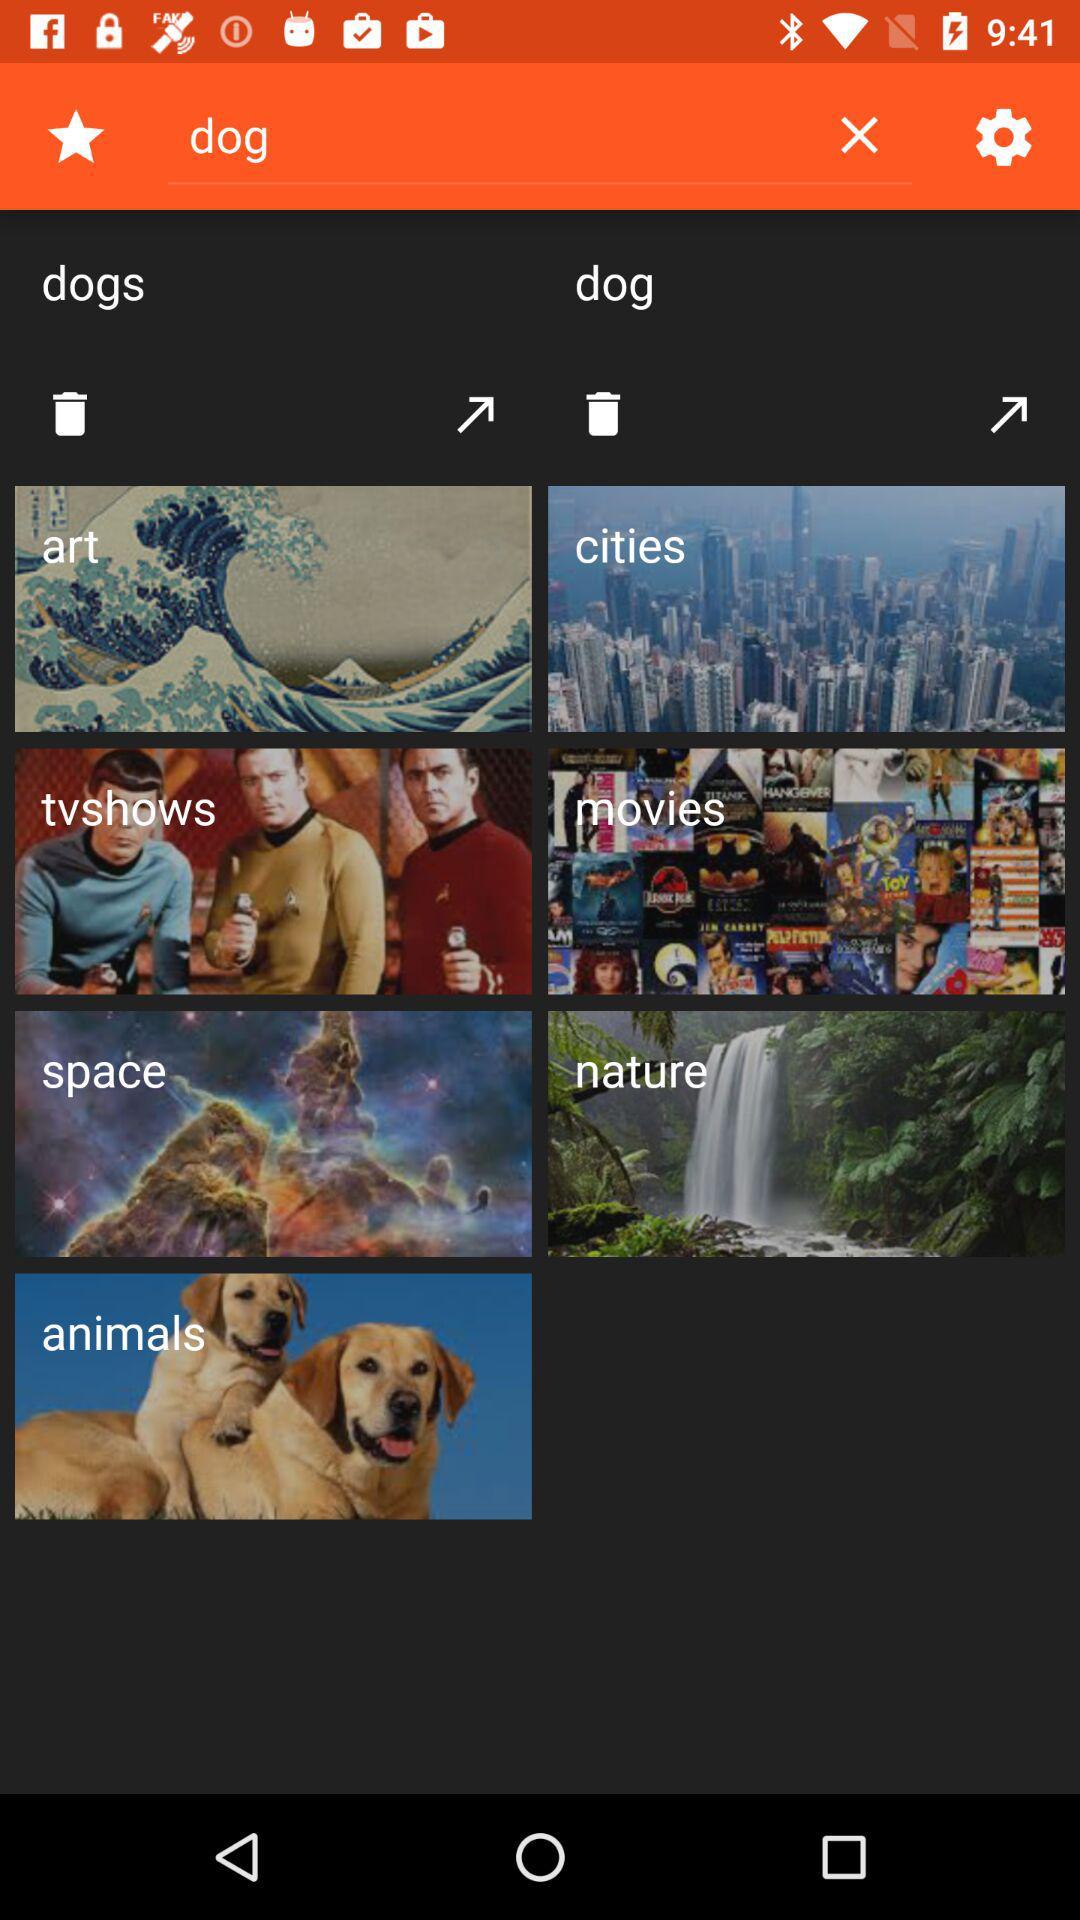 The image size is (1080, 1920). What do you see at coordinates (602, 412) in the screenshot?
I see `the button which is below the dog and above the cities` at bounding box center [602, 412].